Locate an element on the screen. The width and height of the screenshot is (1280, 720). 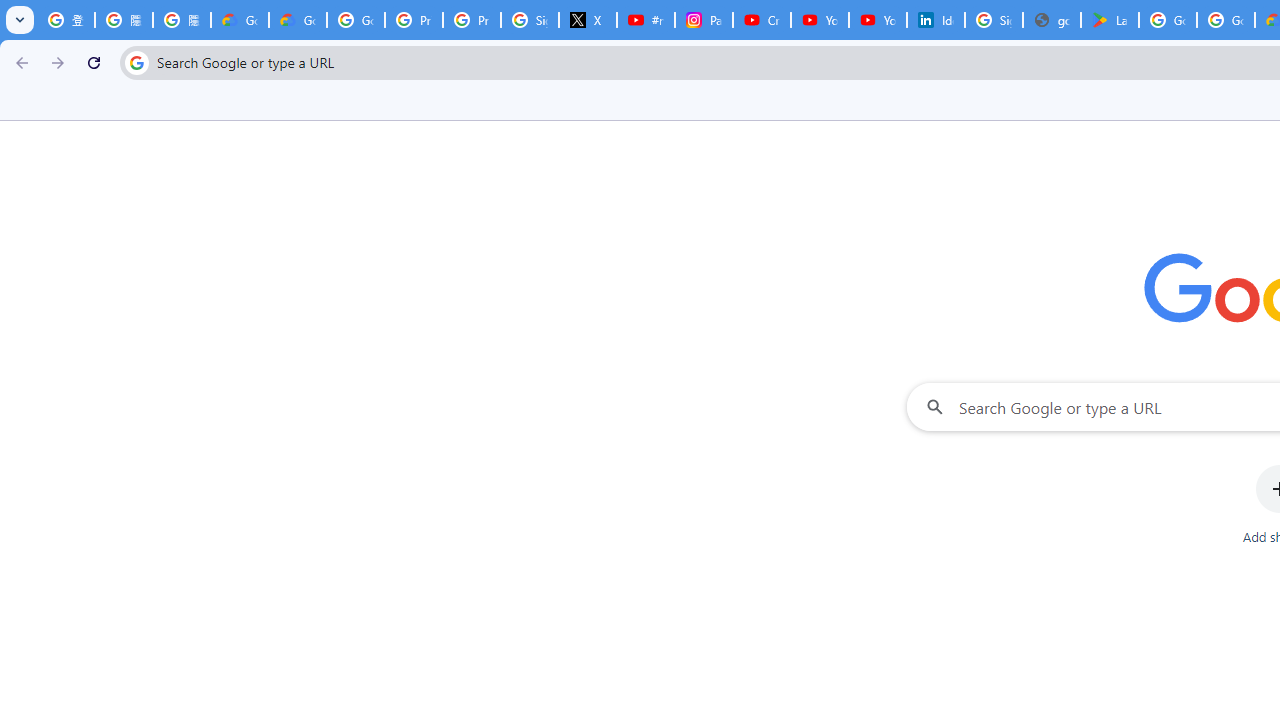
'Google Cloud Privacy Notice' is located at coordinates (240, 20).